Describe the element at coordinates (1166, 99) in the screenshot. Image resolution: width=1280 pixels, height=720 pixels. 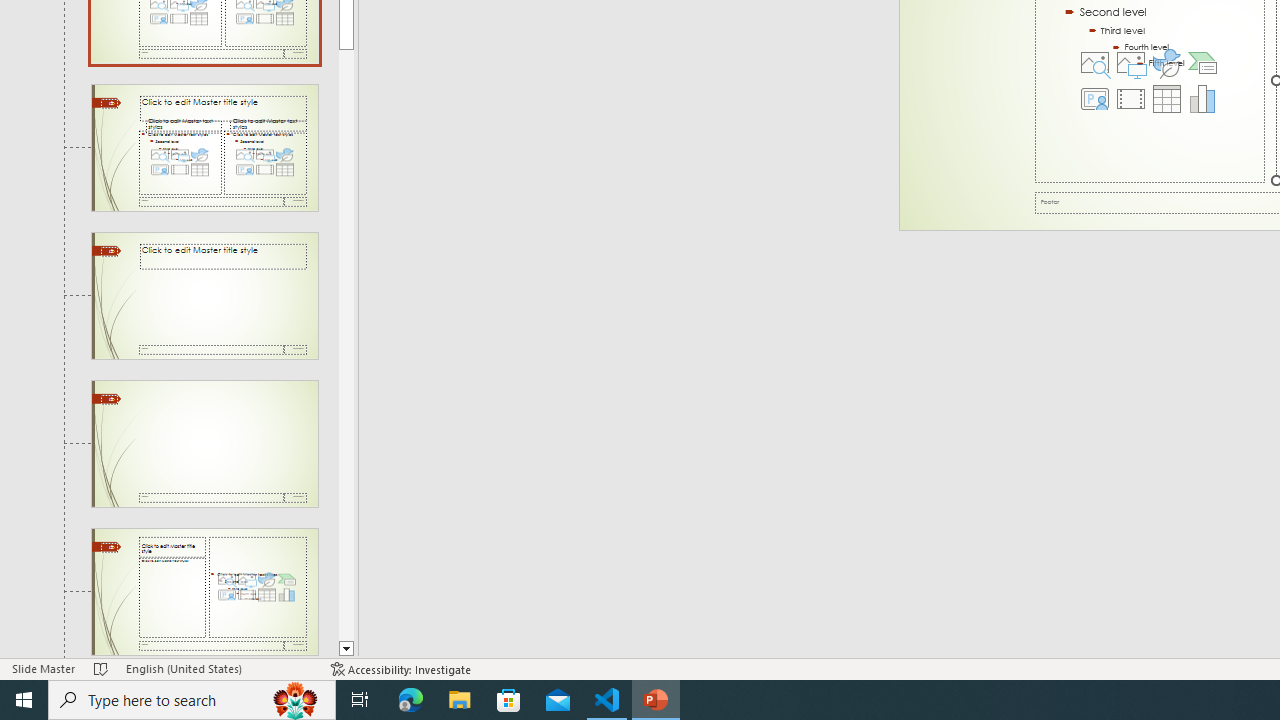
I see `'Insert Table'` at that location.